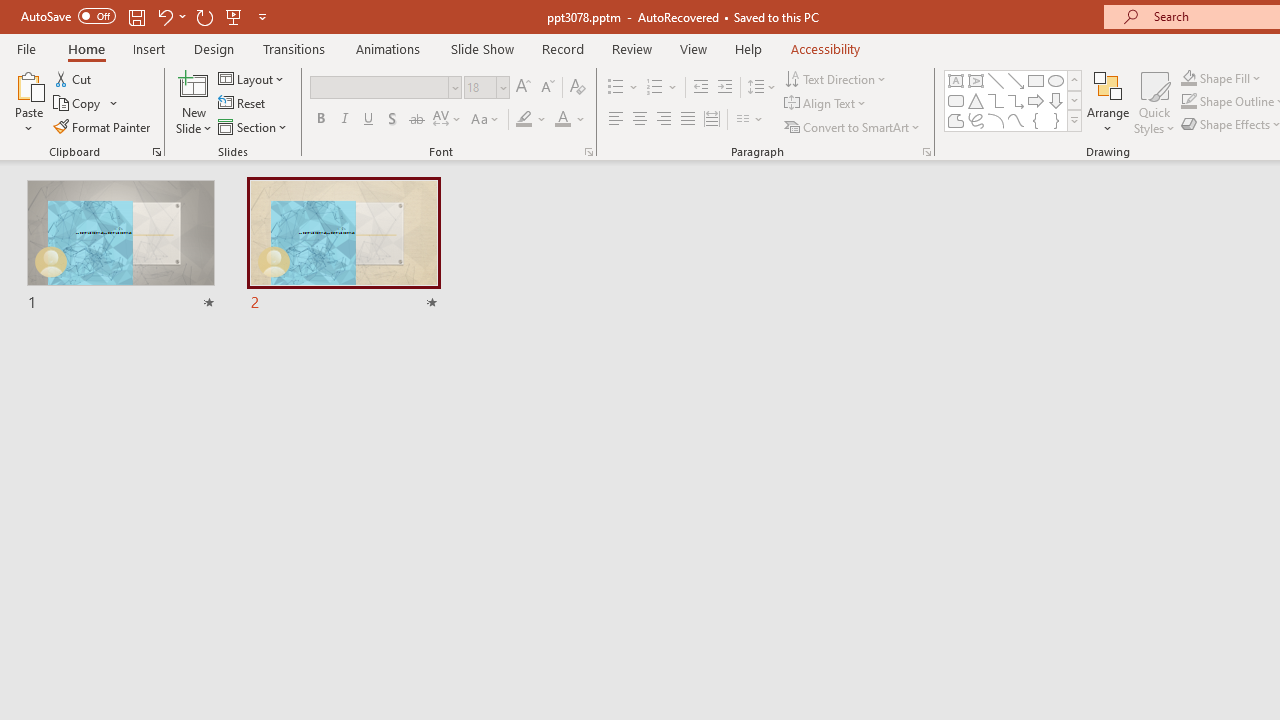 Image resolution: width=1280 pixels, height=720 pixels. I want to click on 'Connector: Elbow', so click(995, 100).